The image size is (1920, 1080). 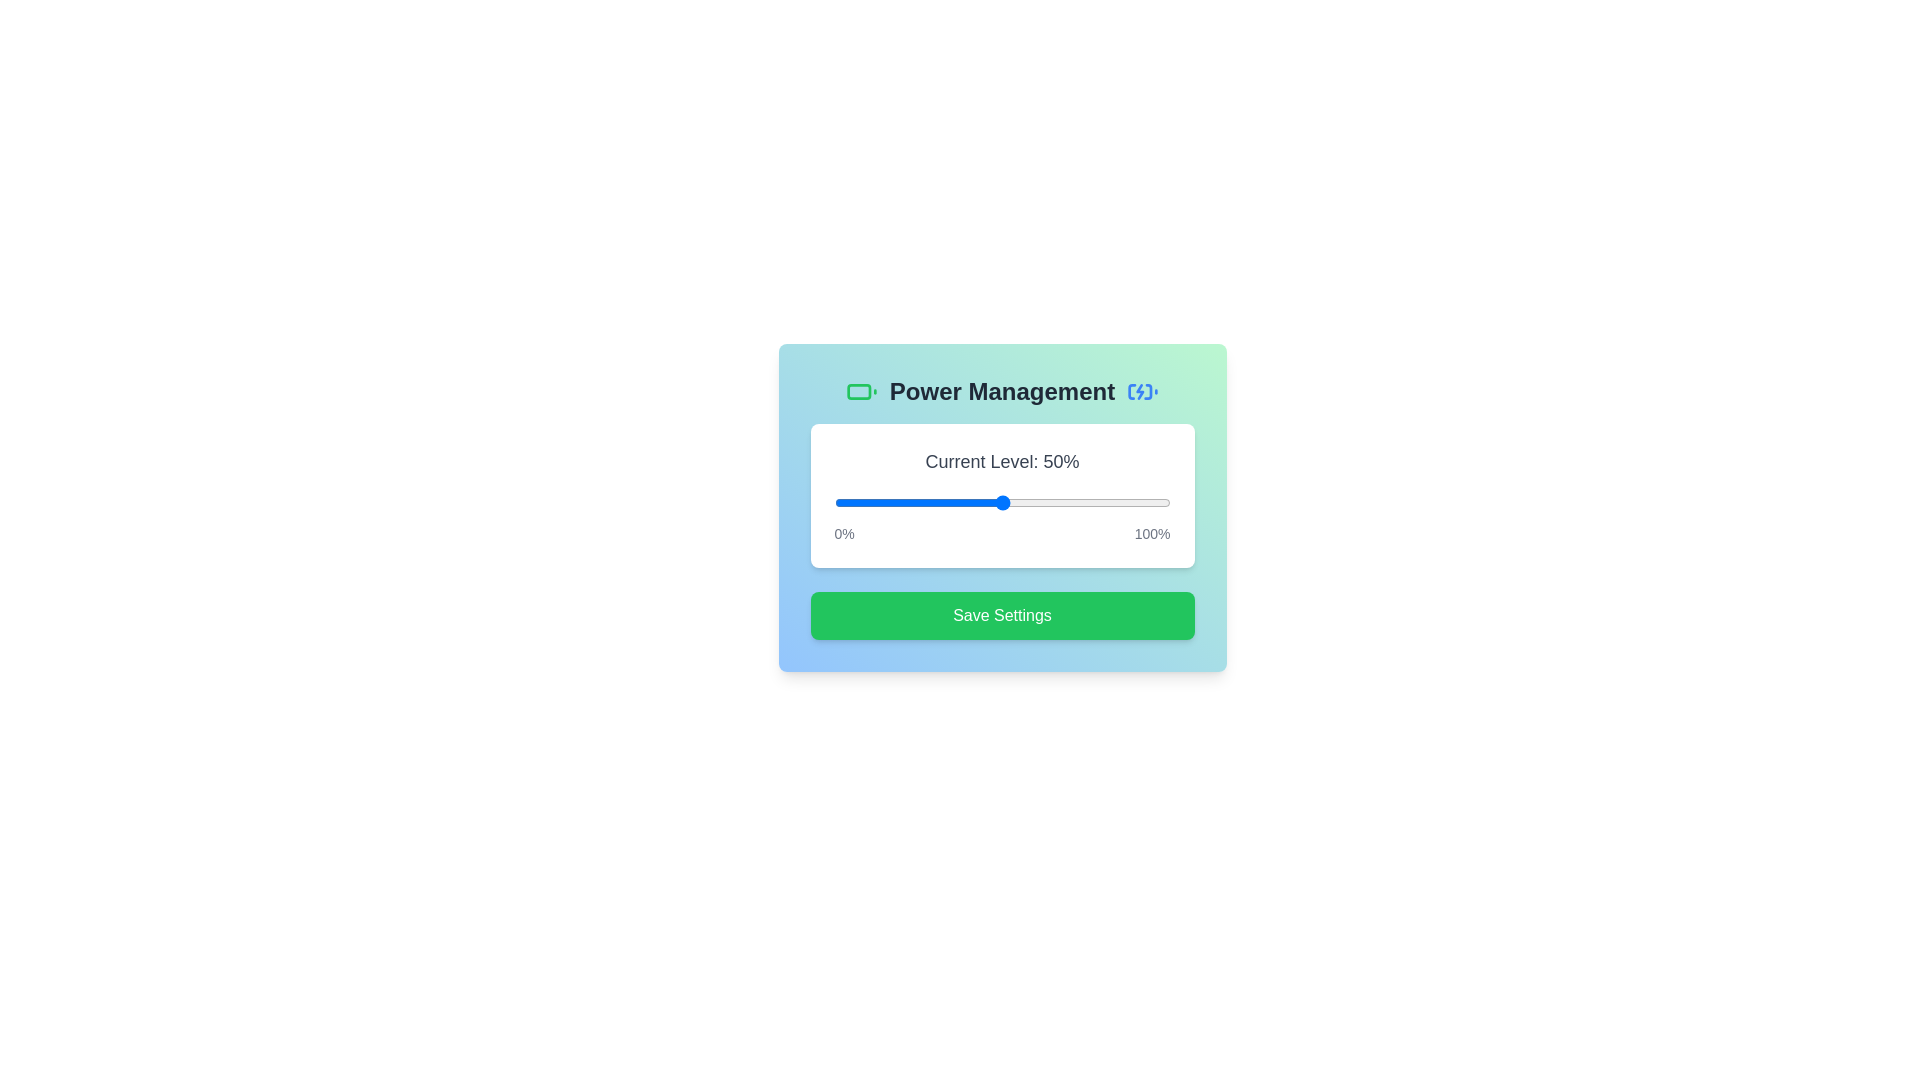 What do you see at coordinates (1002, 615) in the screenshot?
I see `'Save Settings' button to save the current power level` at bounding box center [1002, 615].